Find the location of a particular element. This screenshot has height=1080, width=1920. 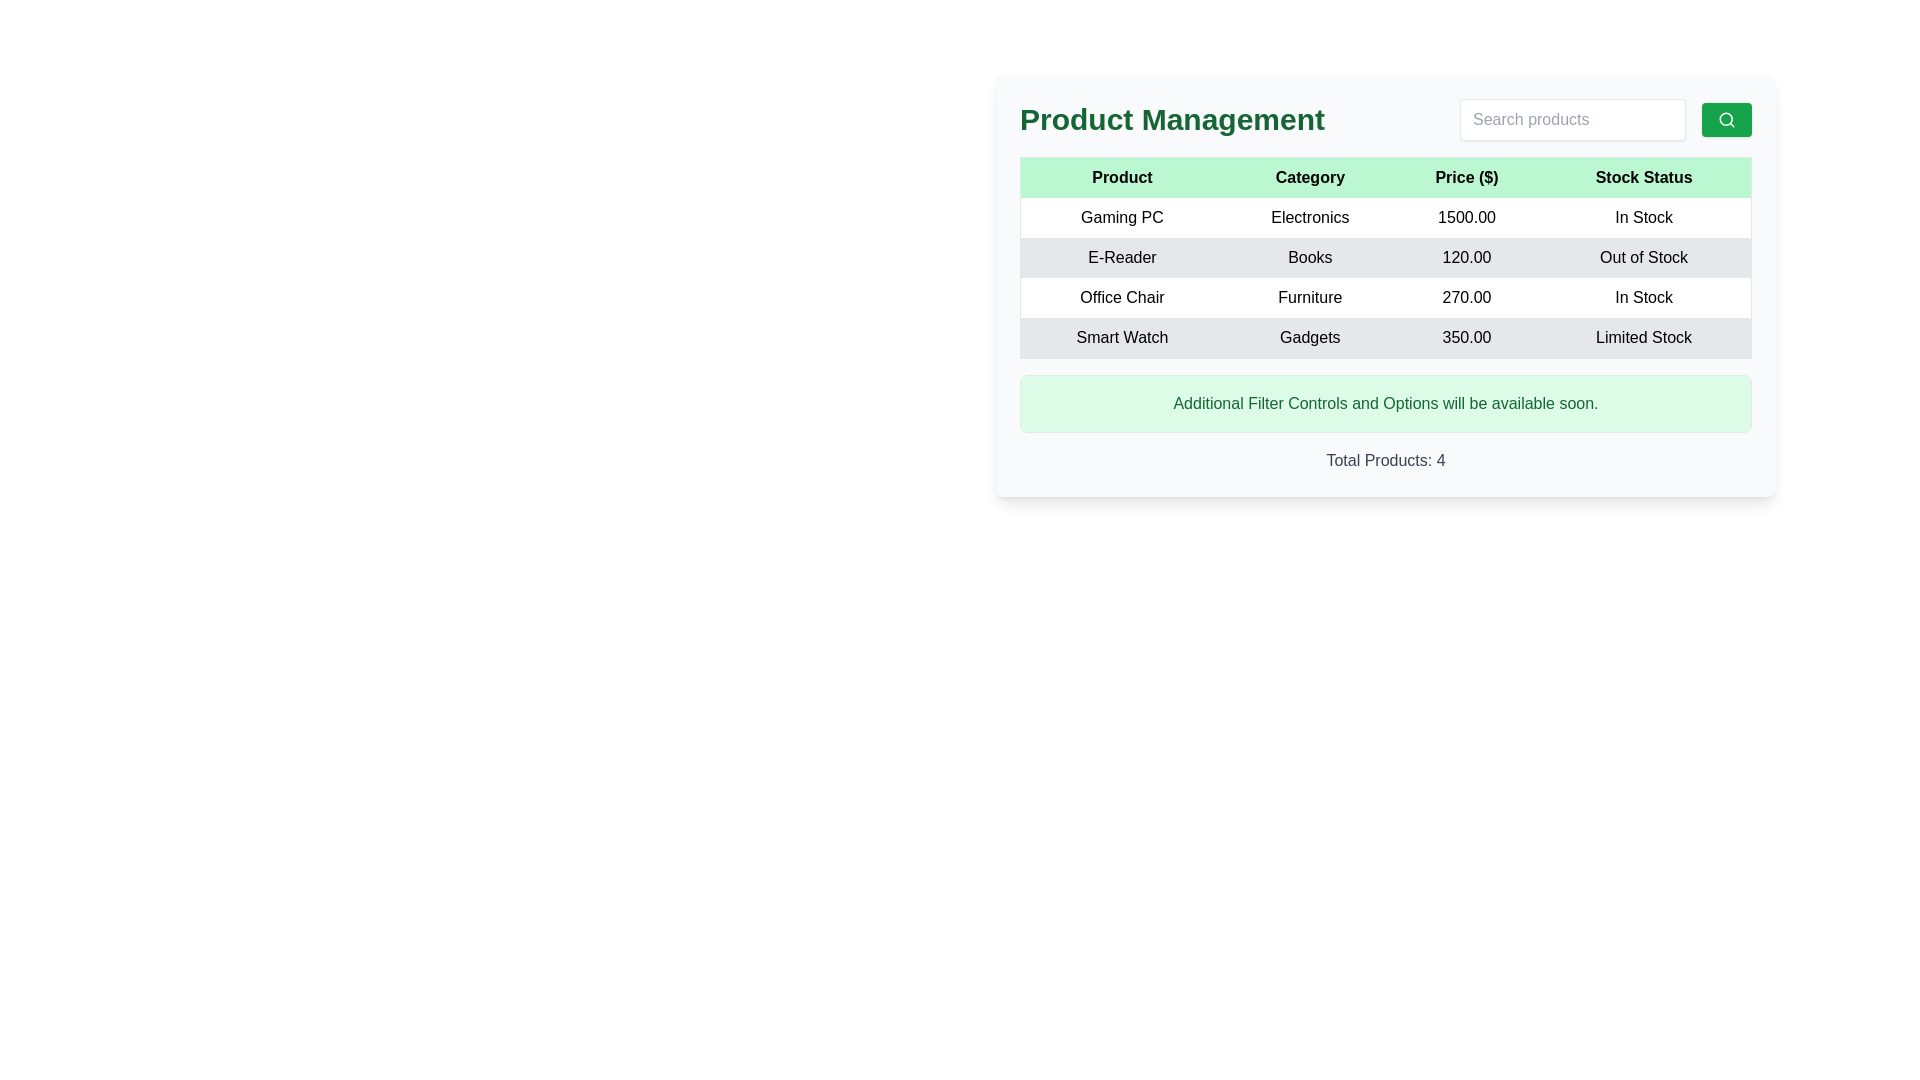

the static text indicating the stock status of the 'Gaming PC' product, which shows that the product is currently available for purchase is located at coordinates (1644, 218).